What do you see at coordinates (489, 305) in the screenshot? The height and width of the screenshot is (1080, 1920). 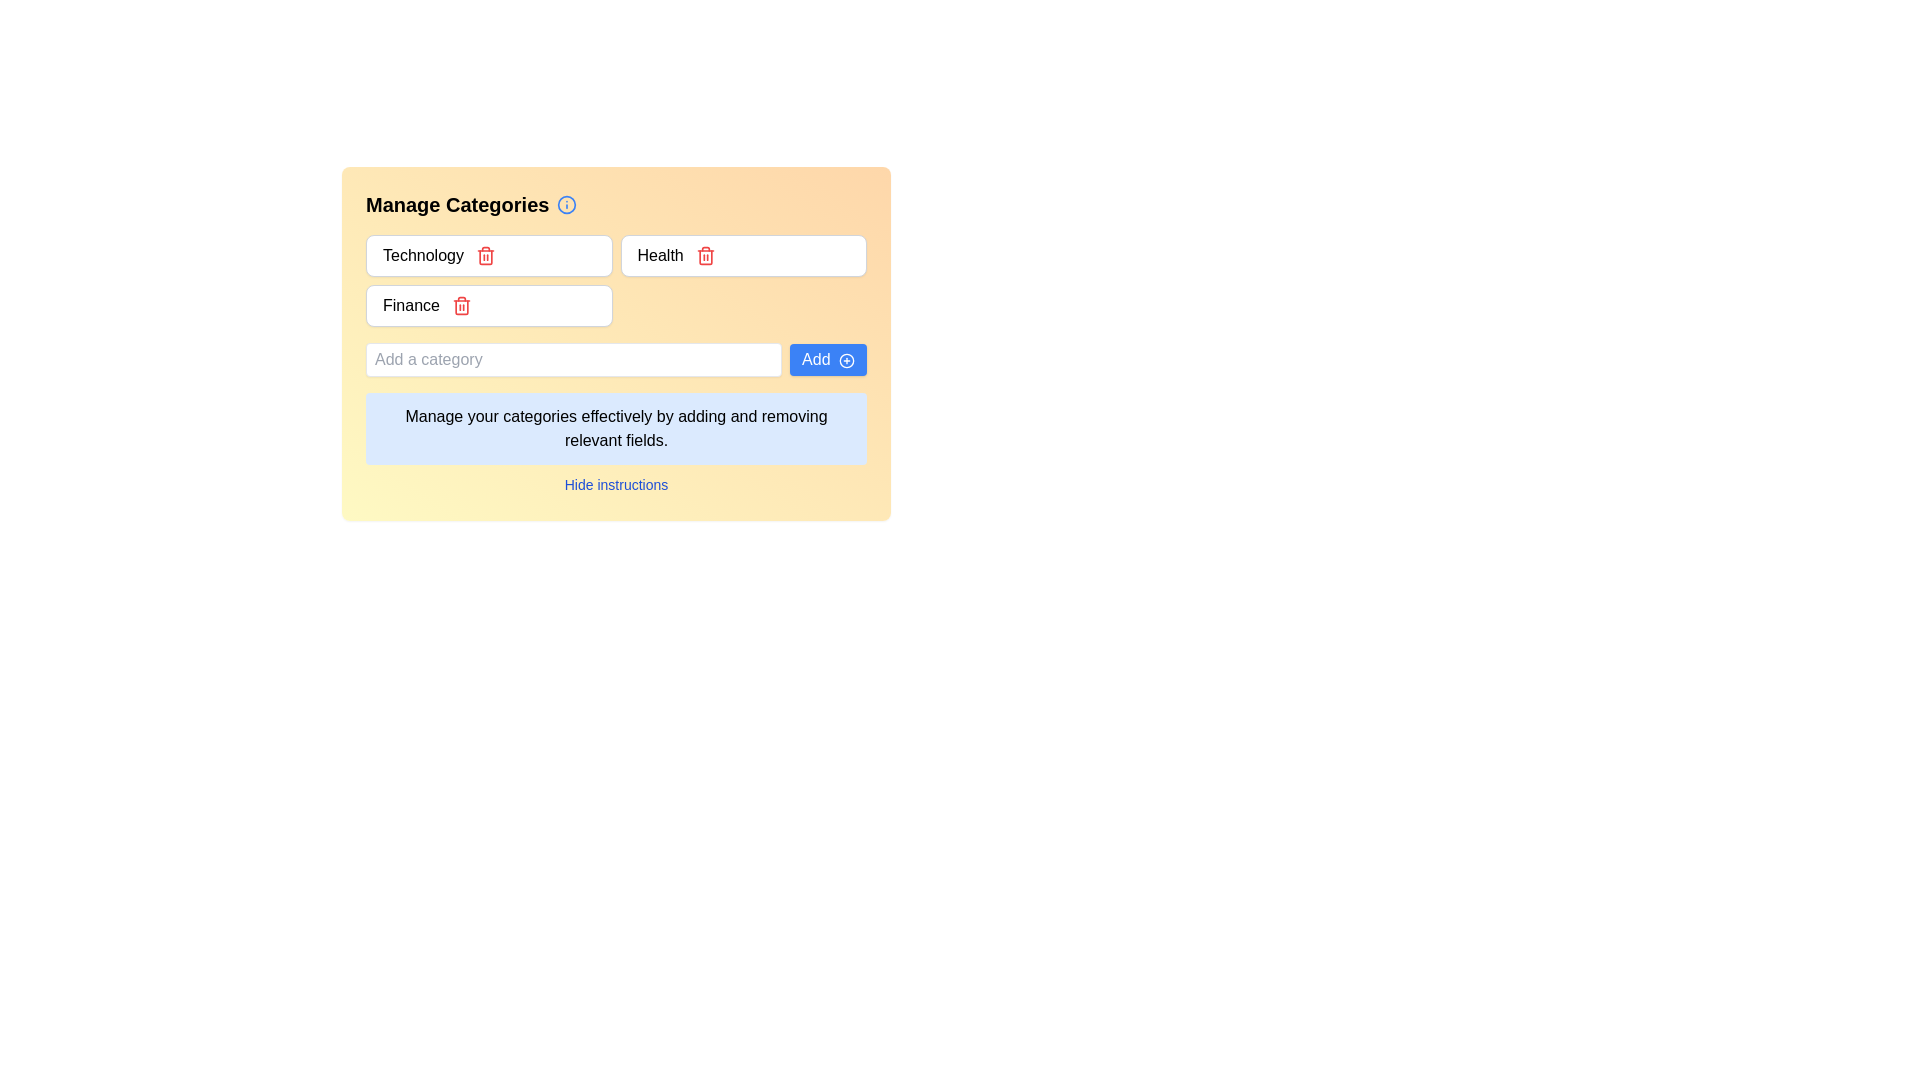 I see `the 'Finance' category item in the list of categories for navigation or editing purposes` at bounding box center [489, 305].